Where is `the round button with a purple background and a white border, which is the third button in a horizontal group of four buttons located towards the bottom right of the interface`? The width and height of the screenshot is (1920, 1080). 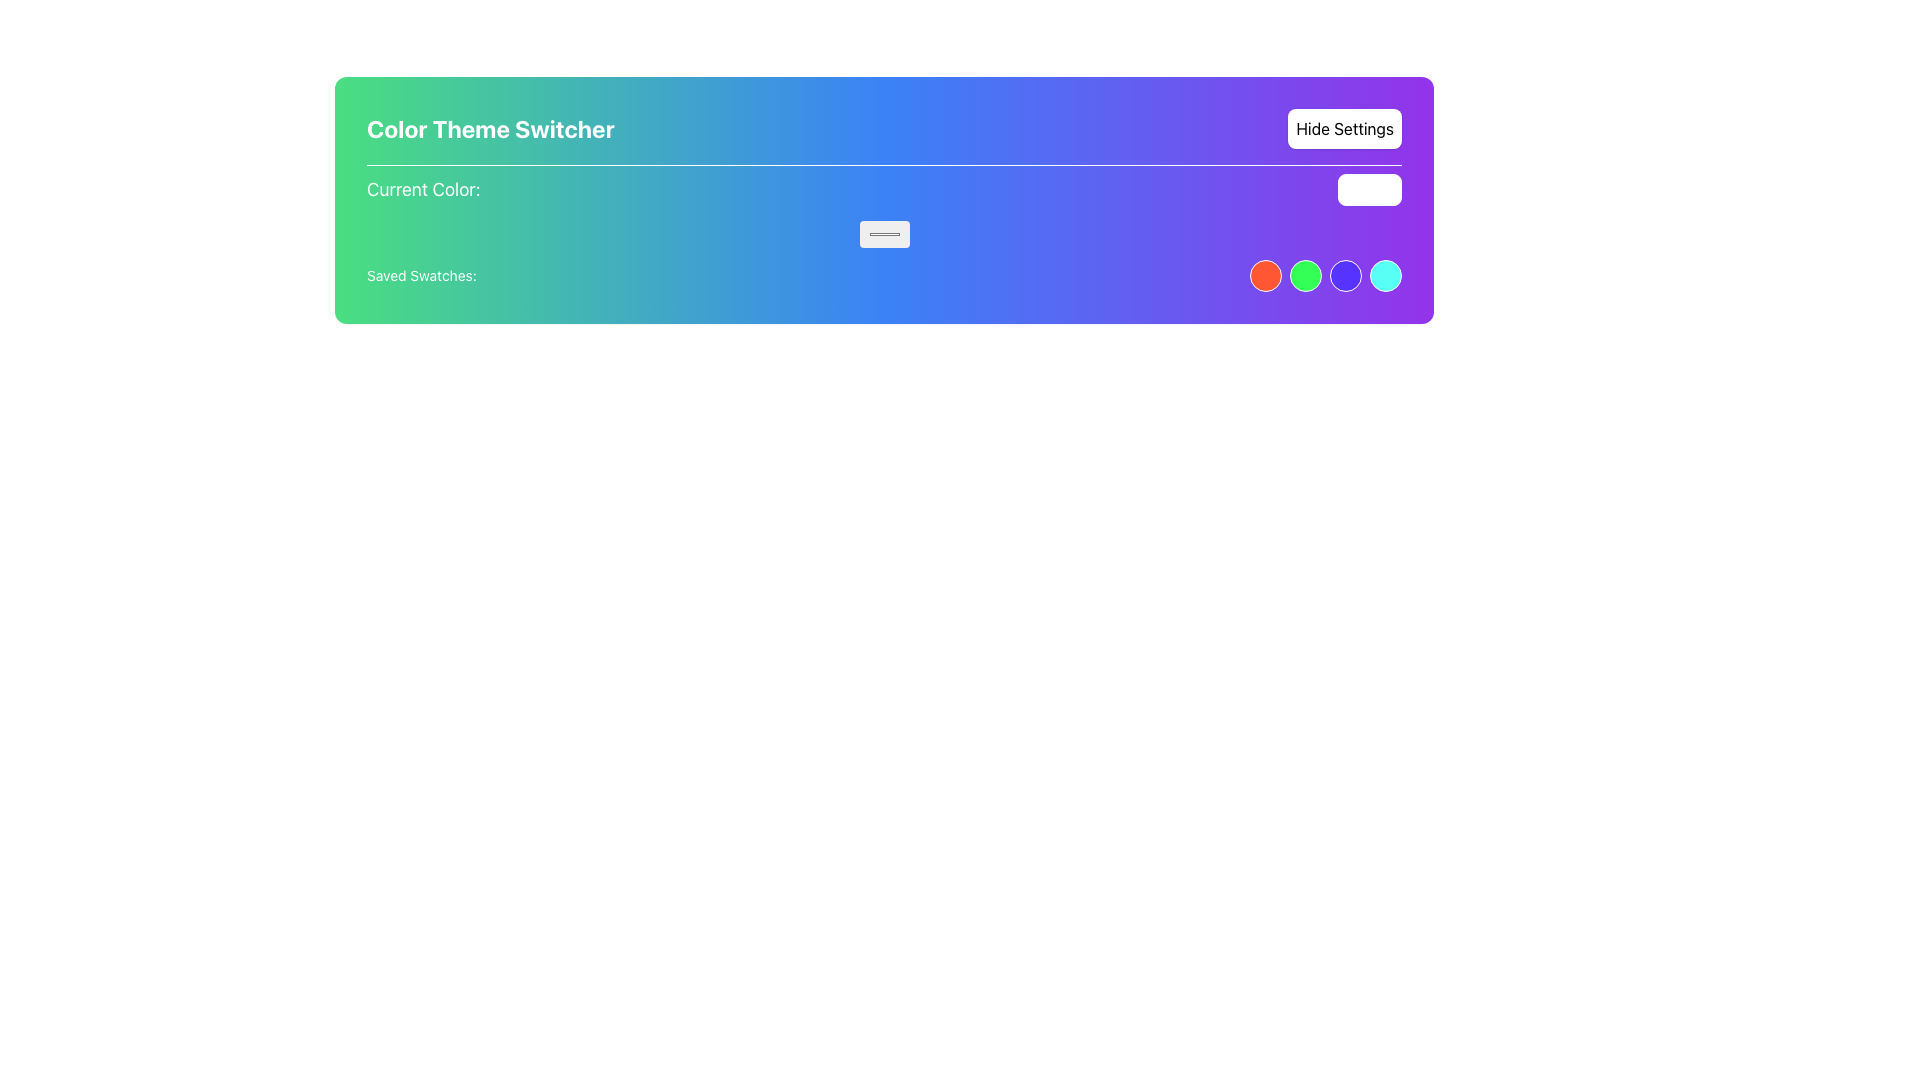 the round button with a purple background and a white border, which is the third button in a horizontal group of four buttons located towards the bottom right of the interface is located at coordinates (1345, 276).